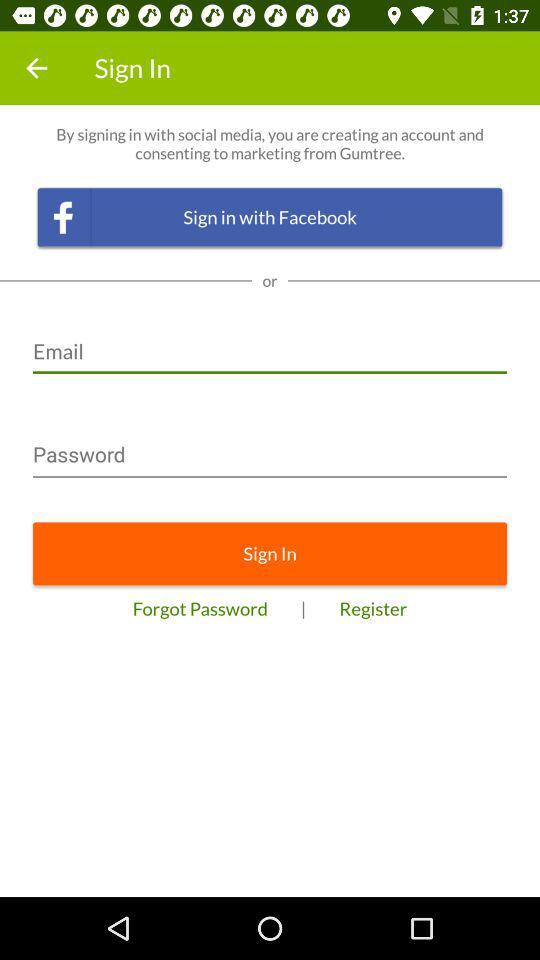 The image size is (540, 960). I want to click on the item to the left of sign in item, so click(36, 68).